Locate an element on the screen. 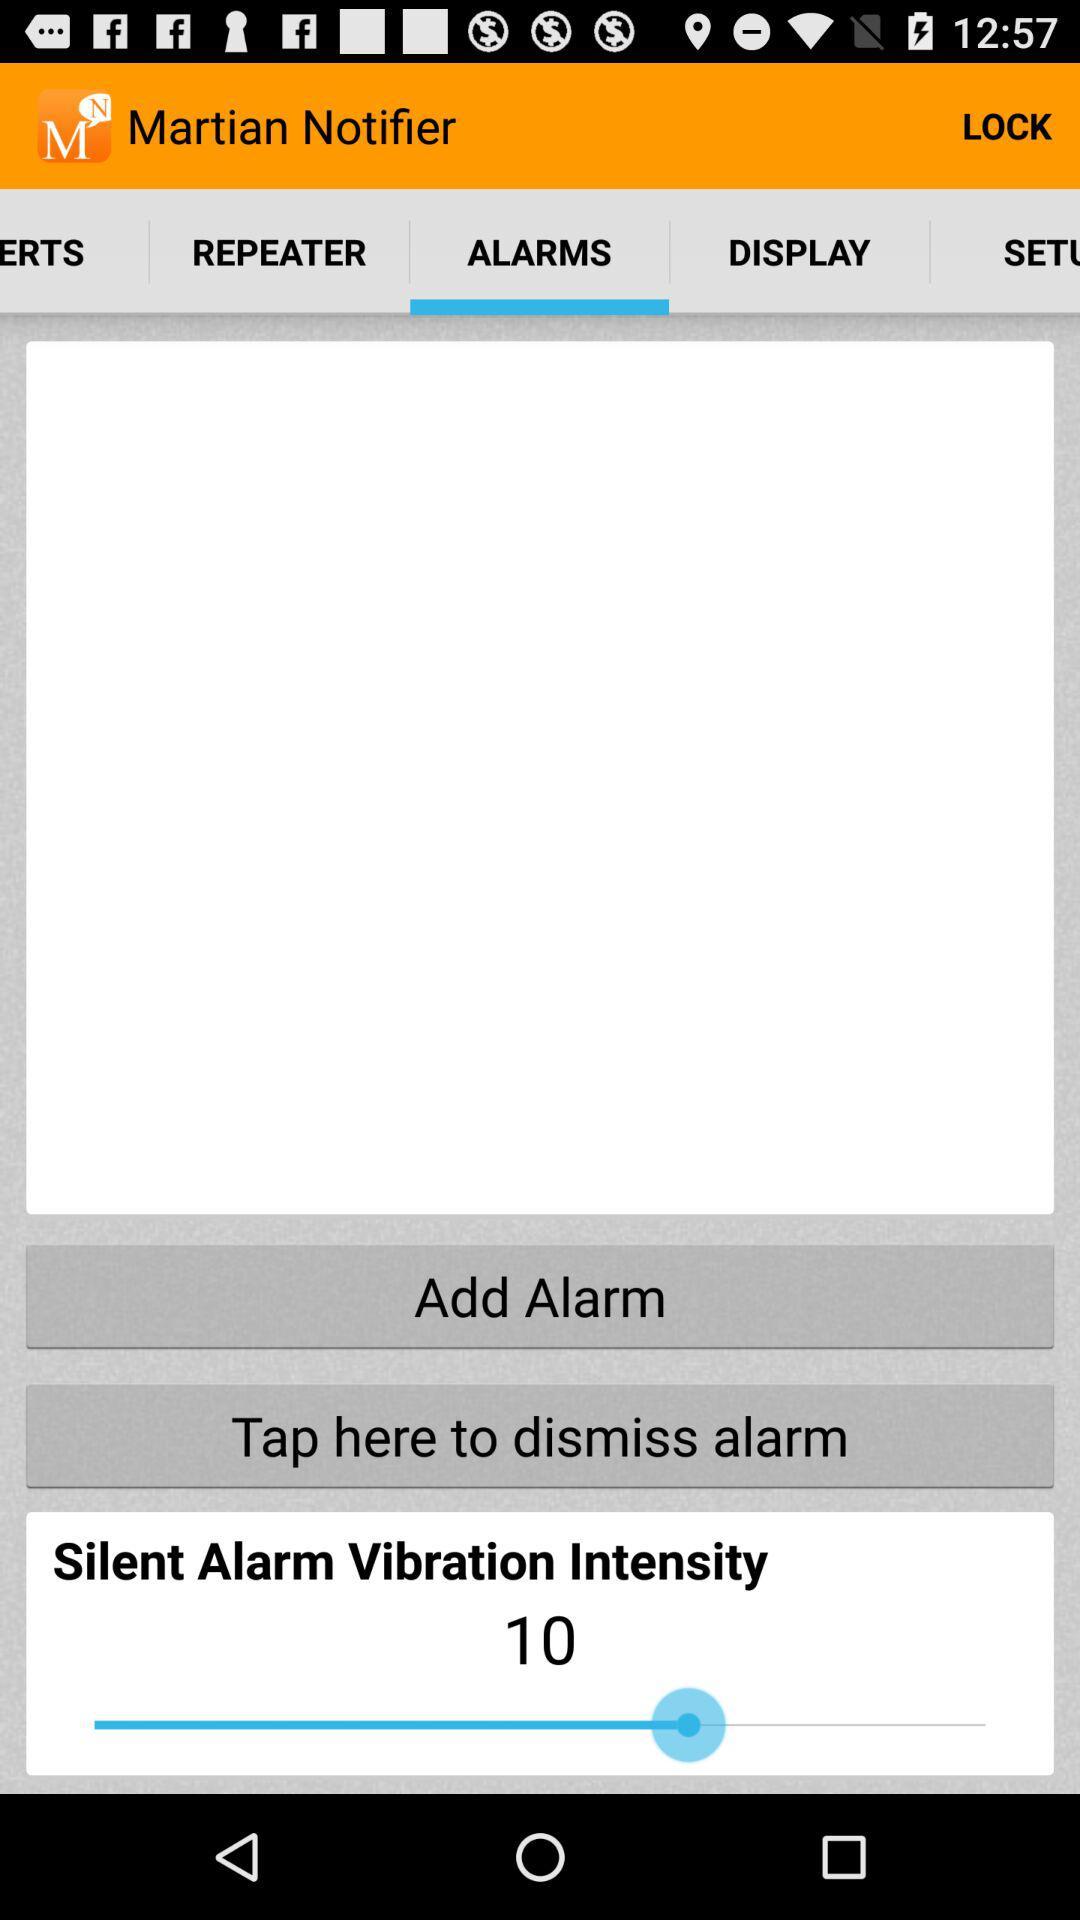 The width and height of the screenshot is (1080, 1920). icon below the add alarm icon is located at coordinates (540, 1434).